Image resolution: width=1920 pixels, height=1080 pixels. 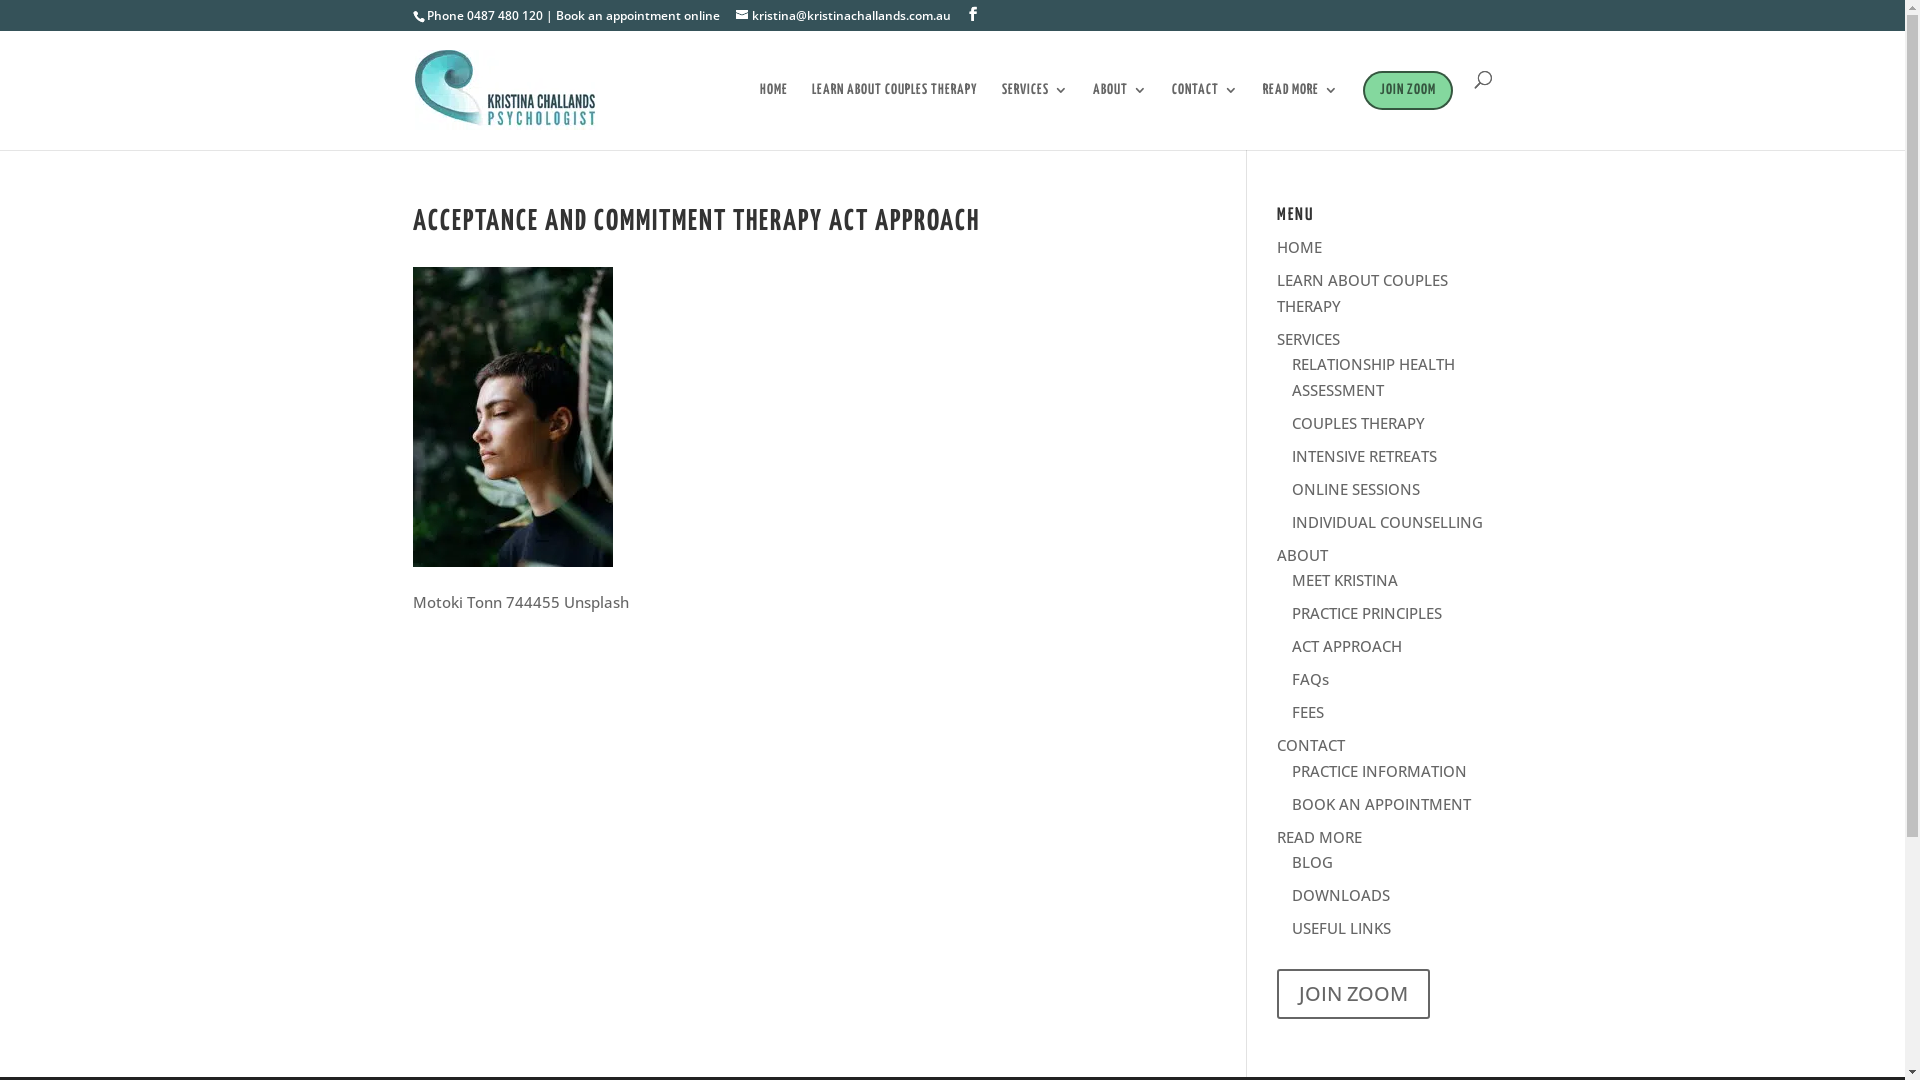 What do you see at coordinates (843, 15) in the screenshot?
I see `'kristina@kristinachallands.com.au'` at bounding box center [843, 15].